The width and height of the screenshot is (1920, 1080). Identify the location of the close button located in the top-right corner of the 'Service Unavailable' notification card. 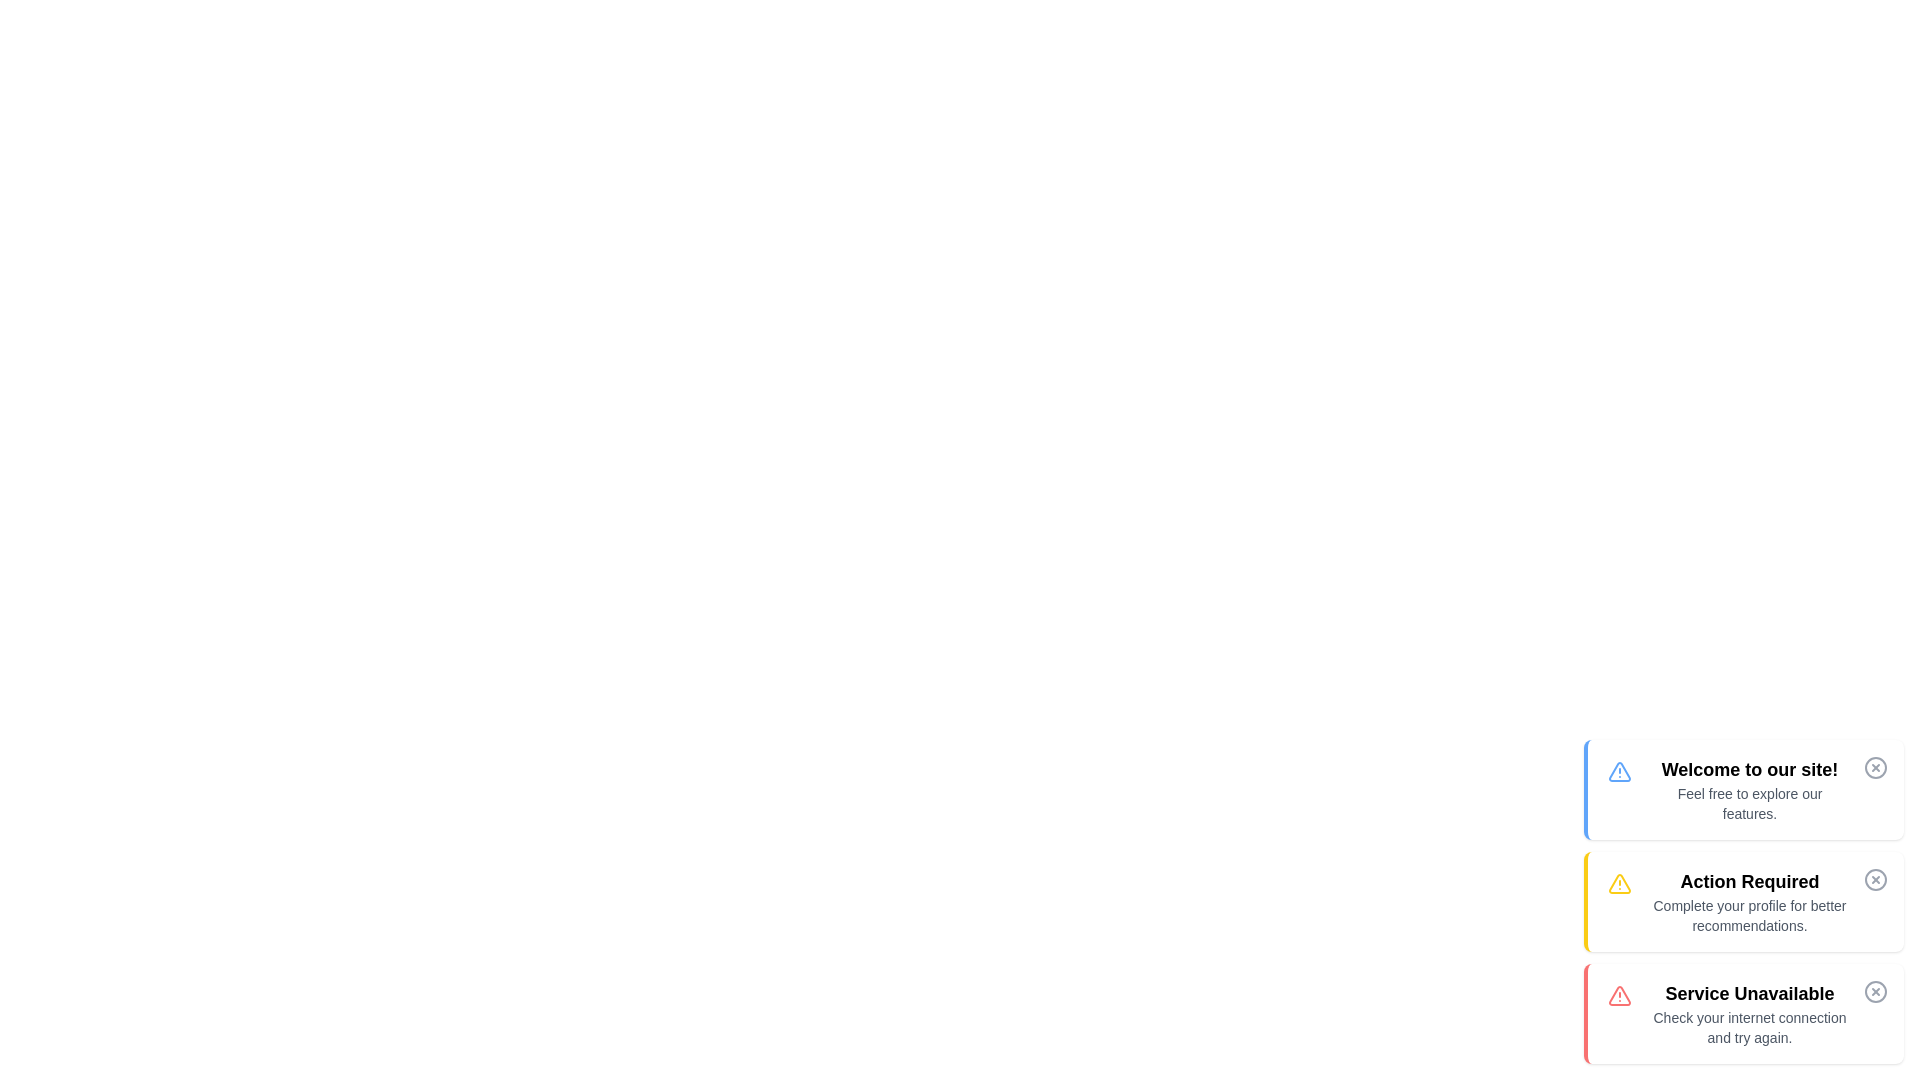
(1875, 991).